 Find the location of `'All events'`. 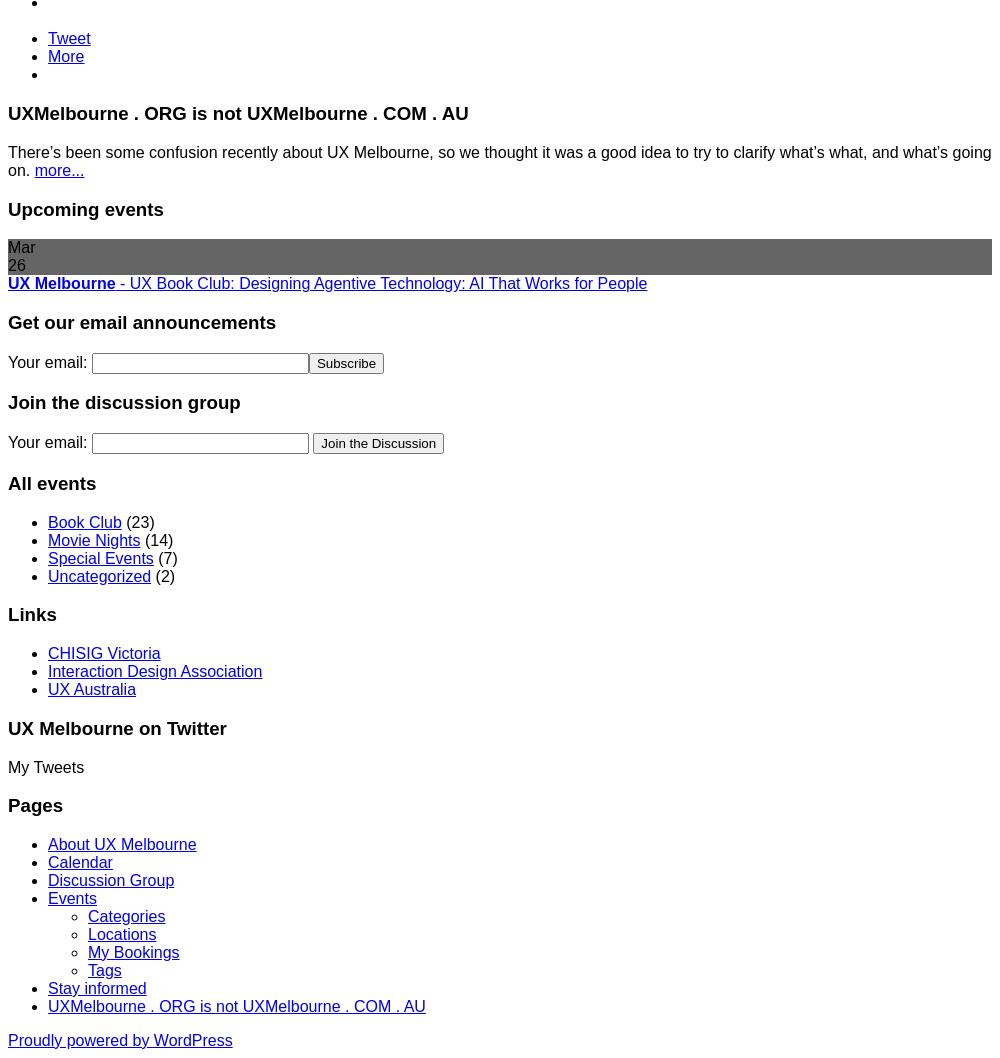

'All events' is located at coordinates (52, 481).